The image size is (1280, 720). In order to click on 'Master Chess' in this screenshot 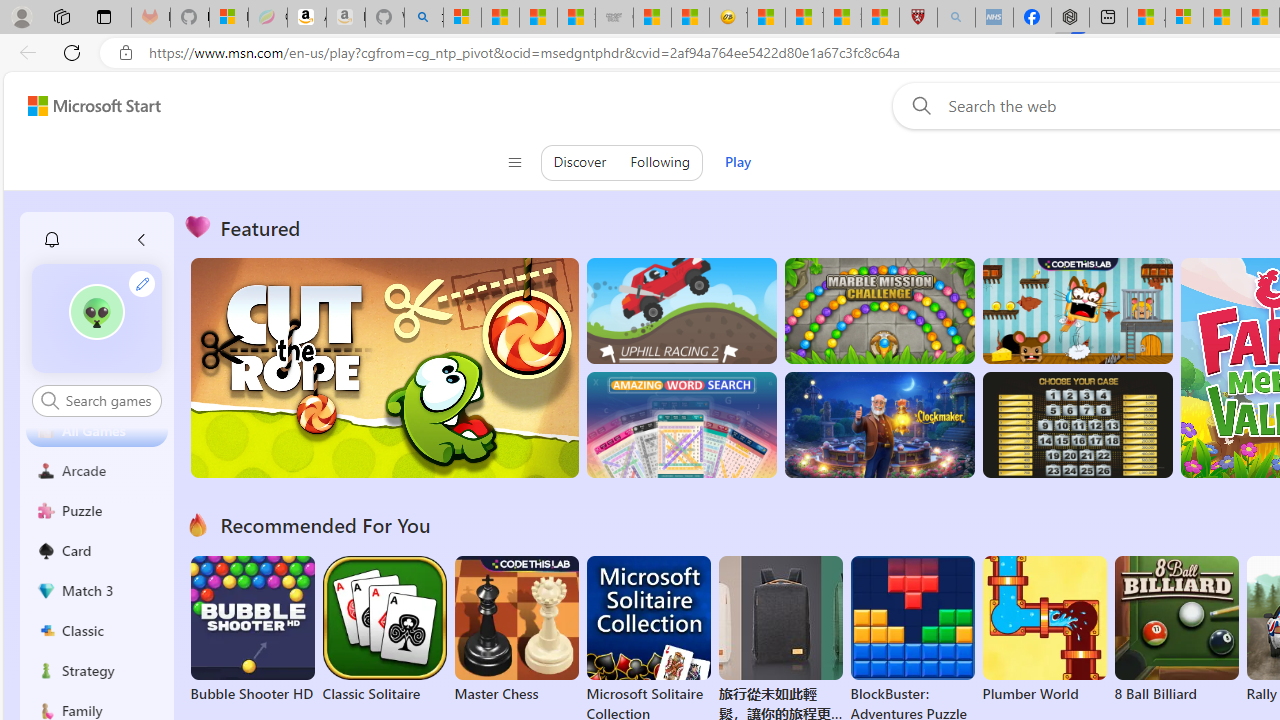, I will do `click(516, 630)`.